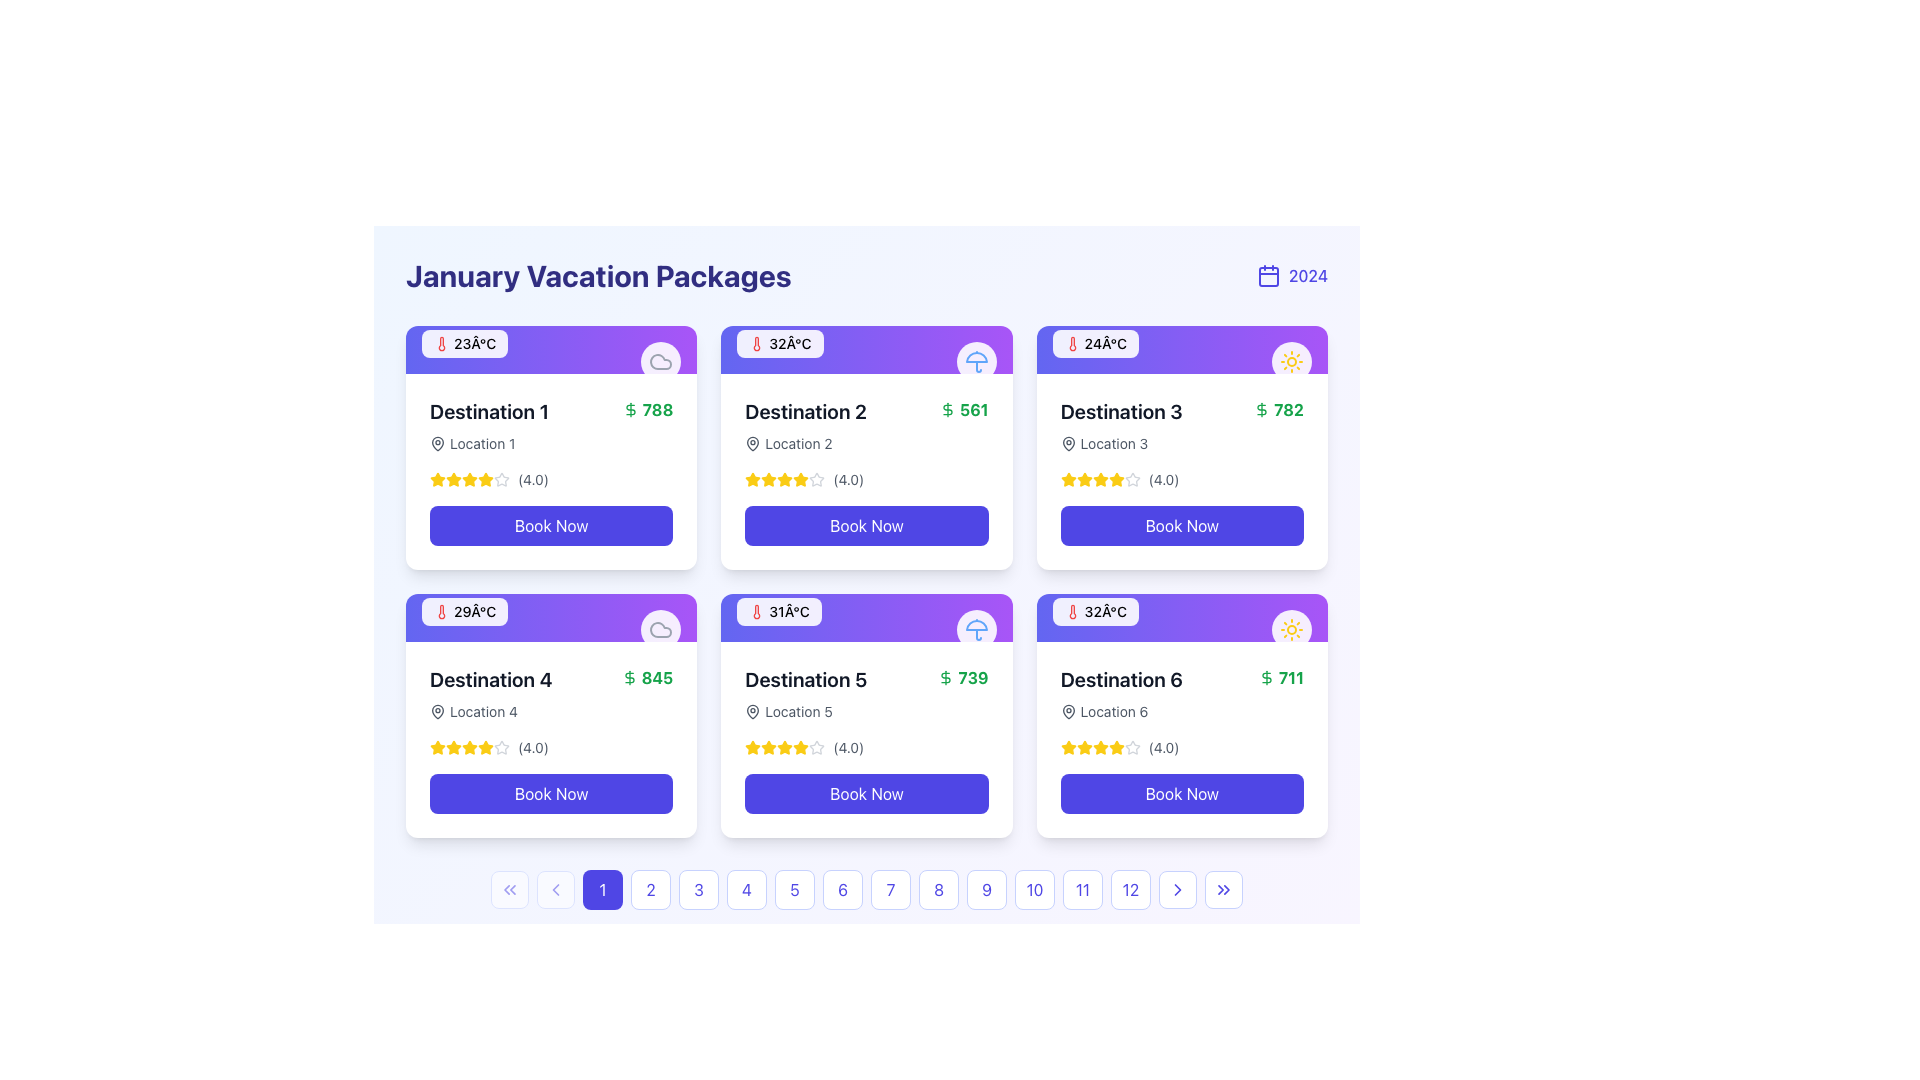 Image resolution: width=1920 pixels, height=1080 pixels. I want to click on the informational text indicating the location associated with the travel package 'Destination 1', located beneath the 'Destination 1' heading and to the right of the map pin icon, so click(482, 442).